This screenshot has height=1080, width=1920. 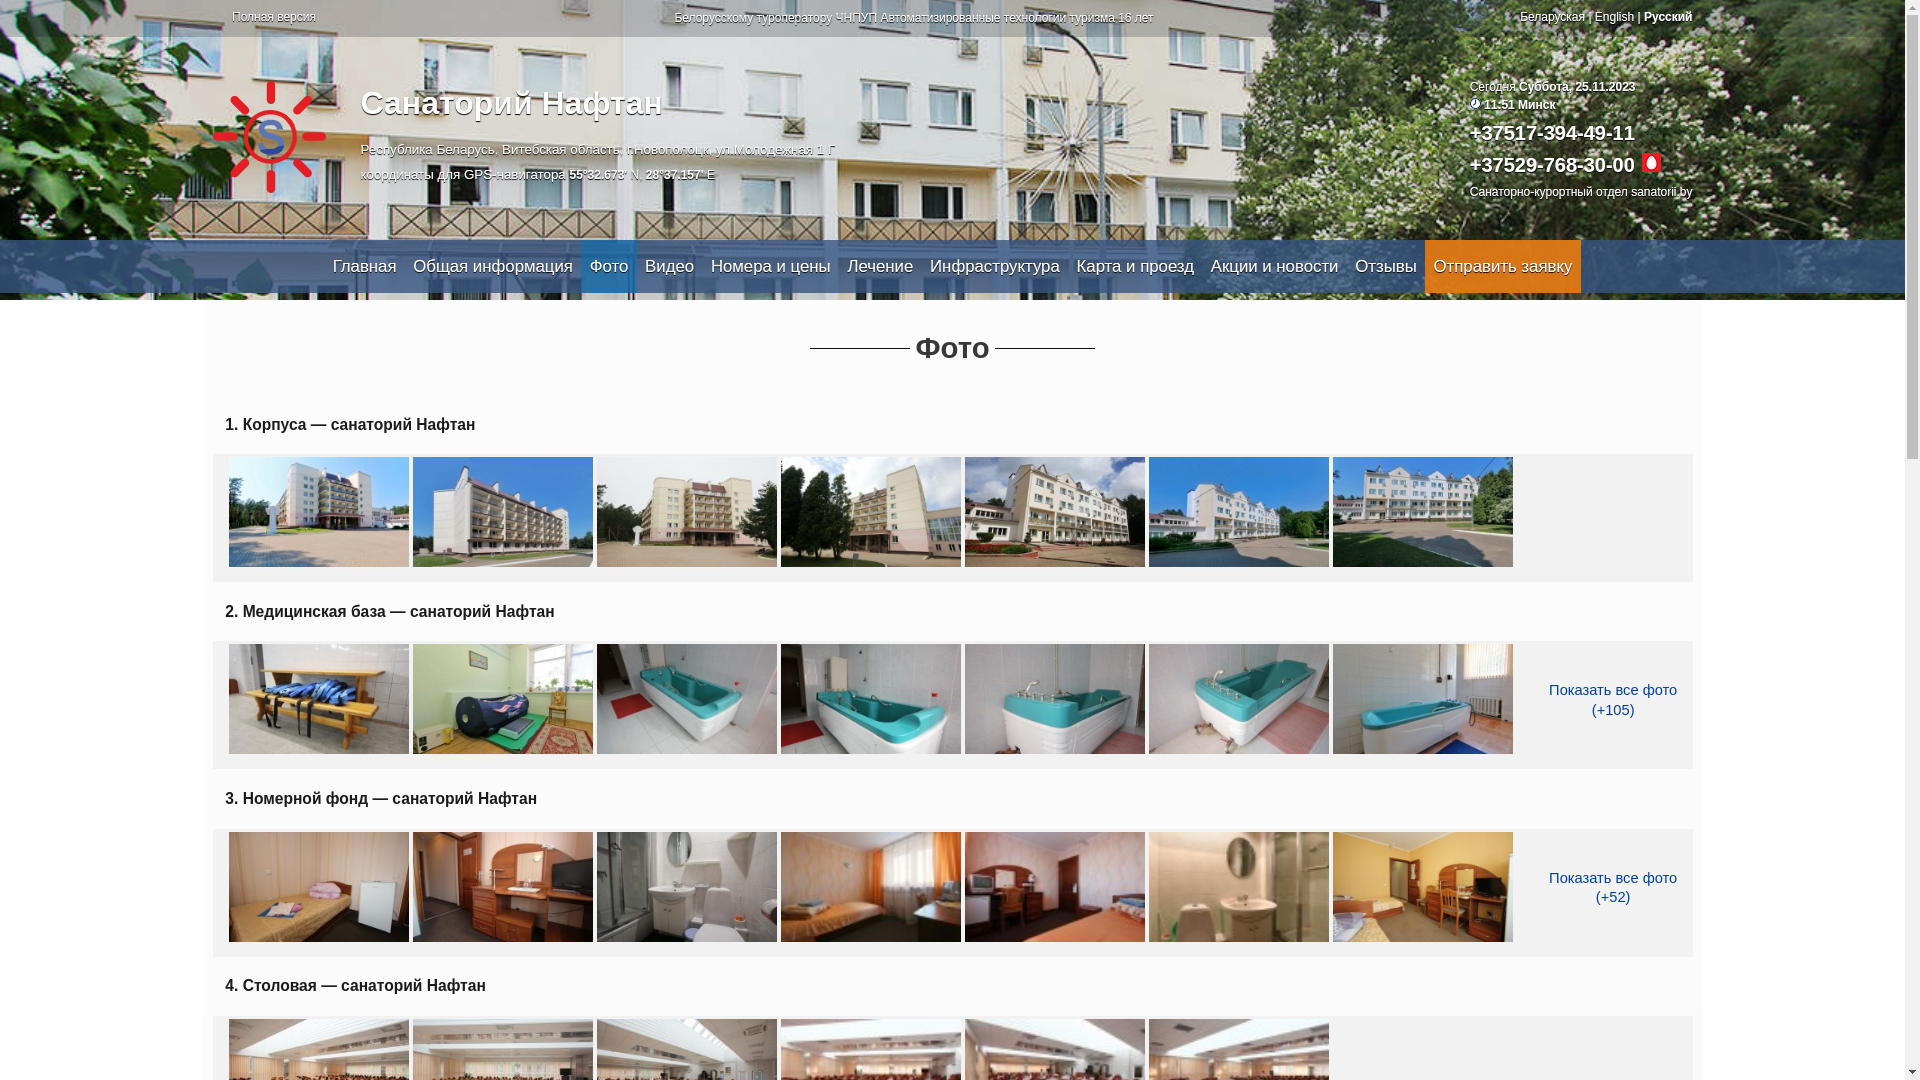 What do you see at coordinates (1551, 132) in the screenshot?
I see `'+37517-394-49-11'` at bounding box center [1551, 132].